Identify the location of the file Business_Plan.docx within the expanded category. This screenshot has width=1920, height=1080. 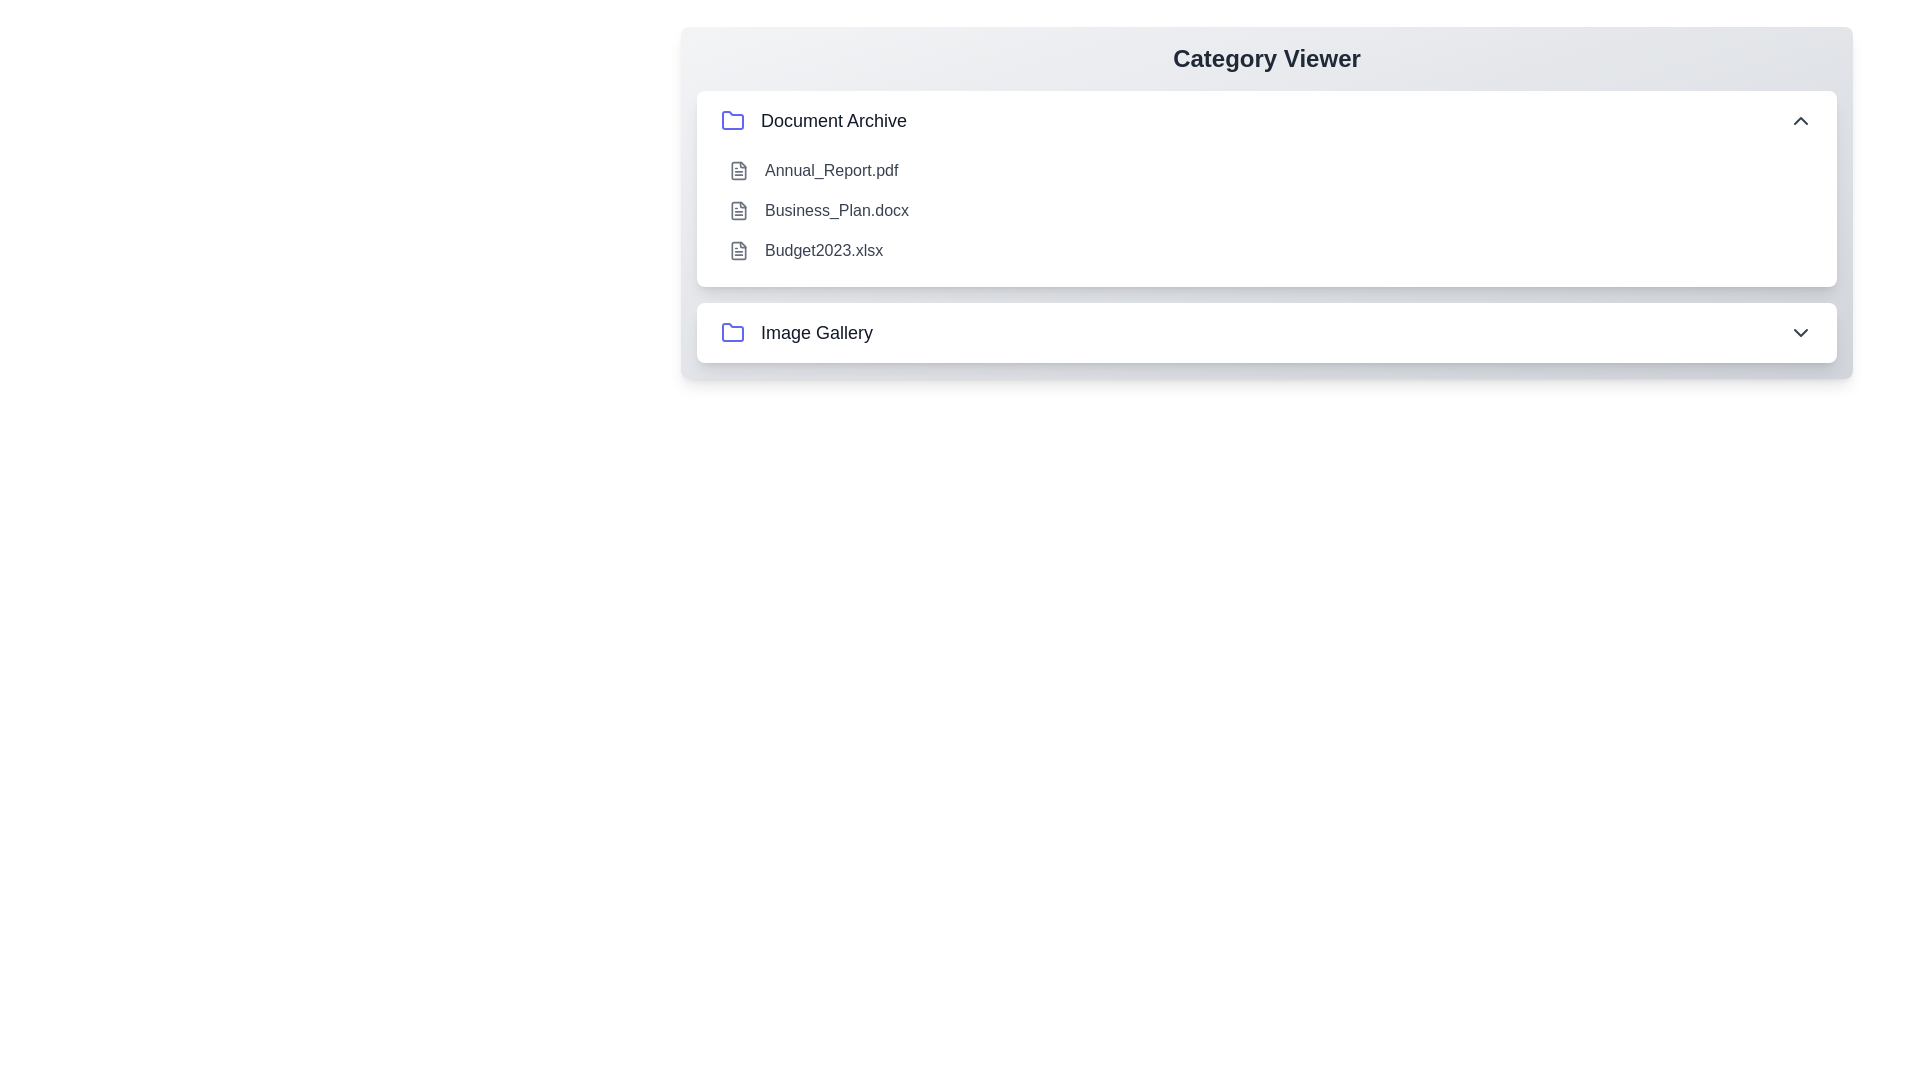
(738, 211).